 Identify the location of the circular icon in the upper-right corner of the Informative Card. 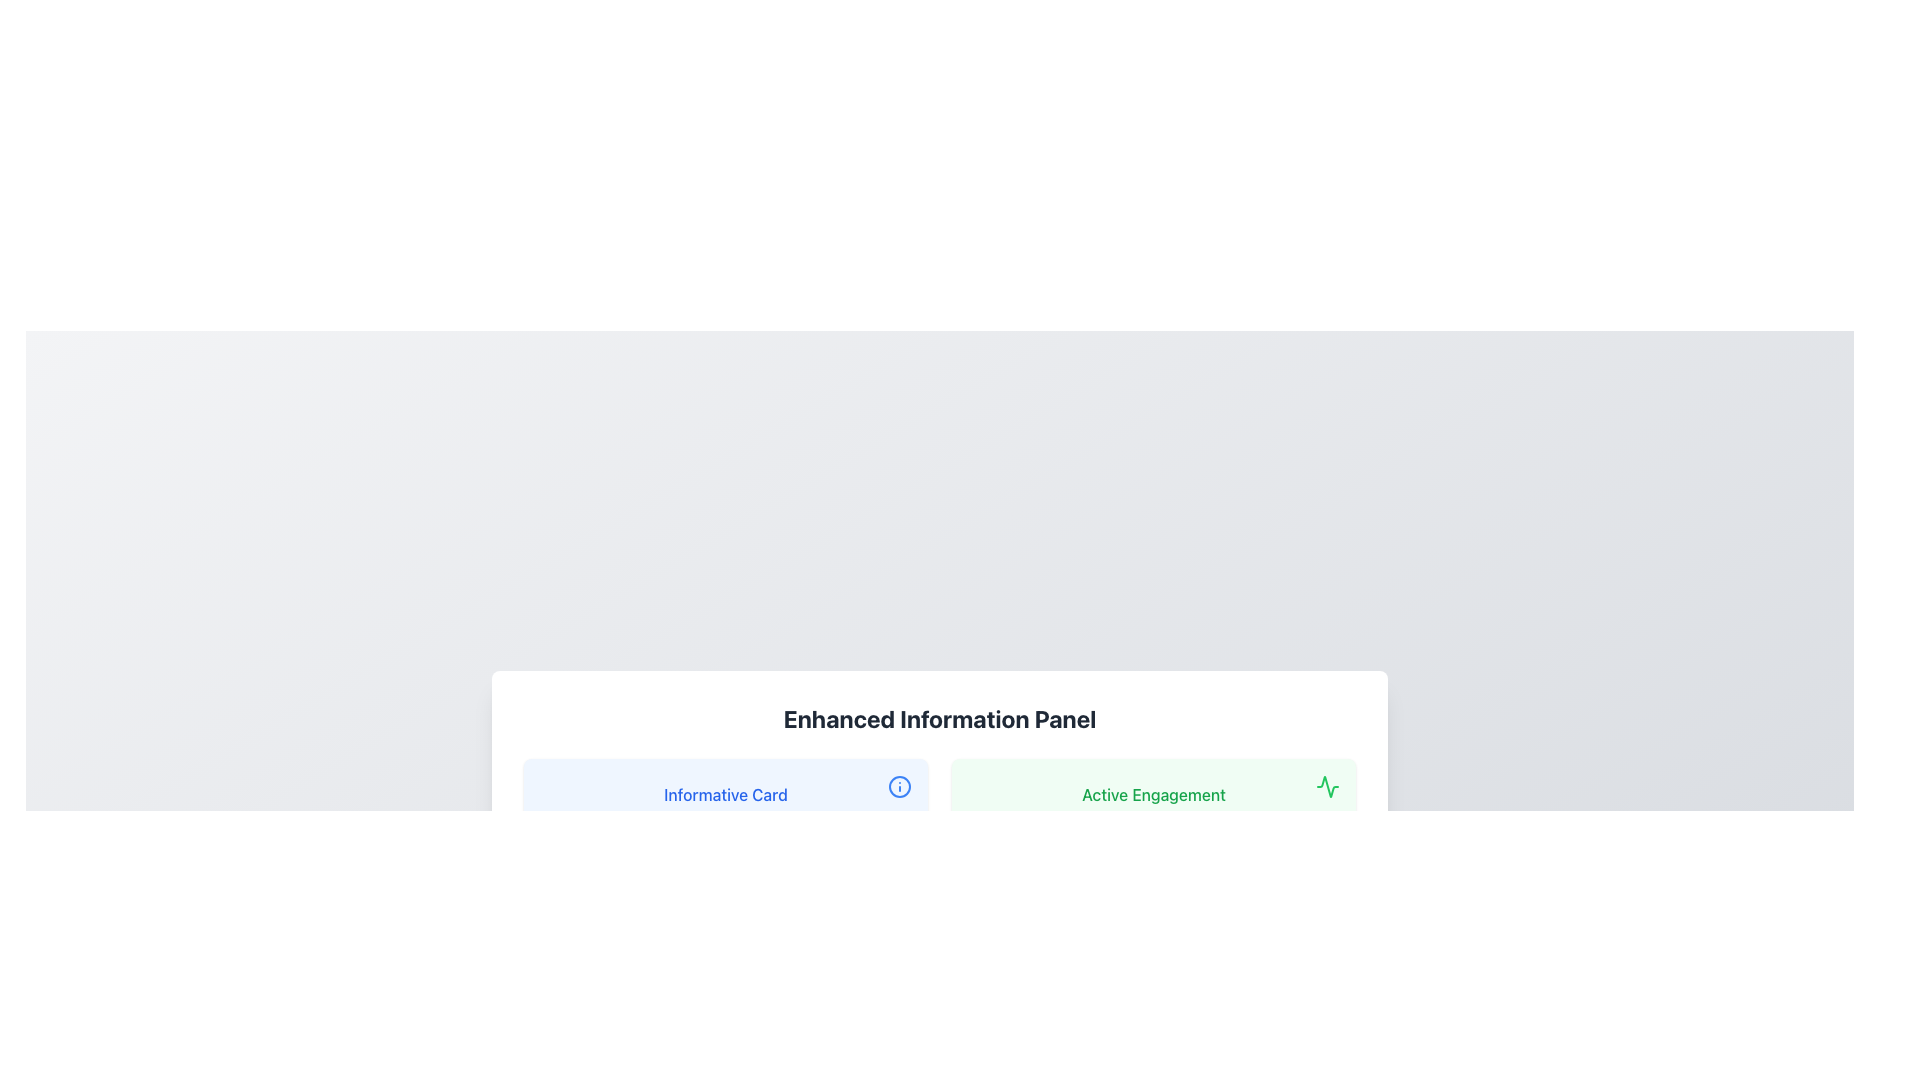
(899, 785).